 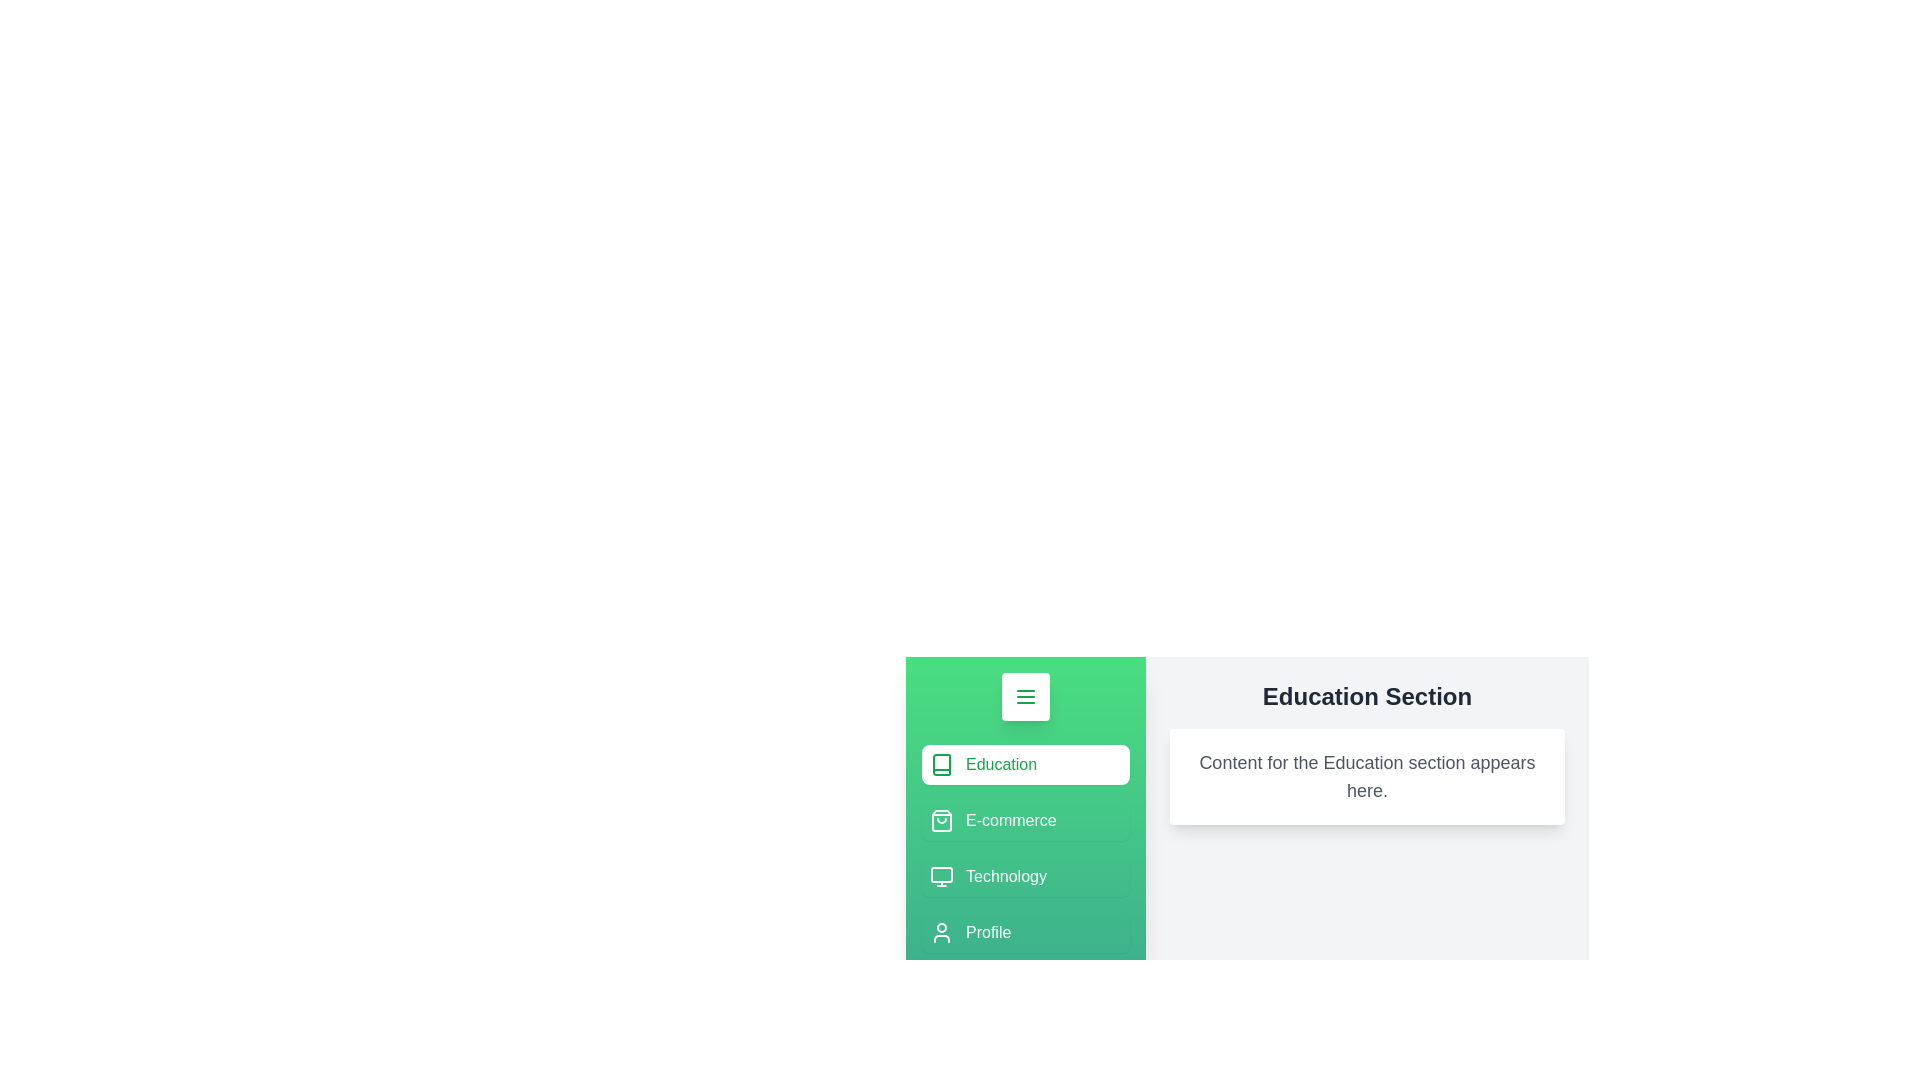 What do you see at coordinates (1026, 875) in the screenshot?
I see `the section Technology in the drawer` at bounding box center [1026, 875].